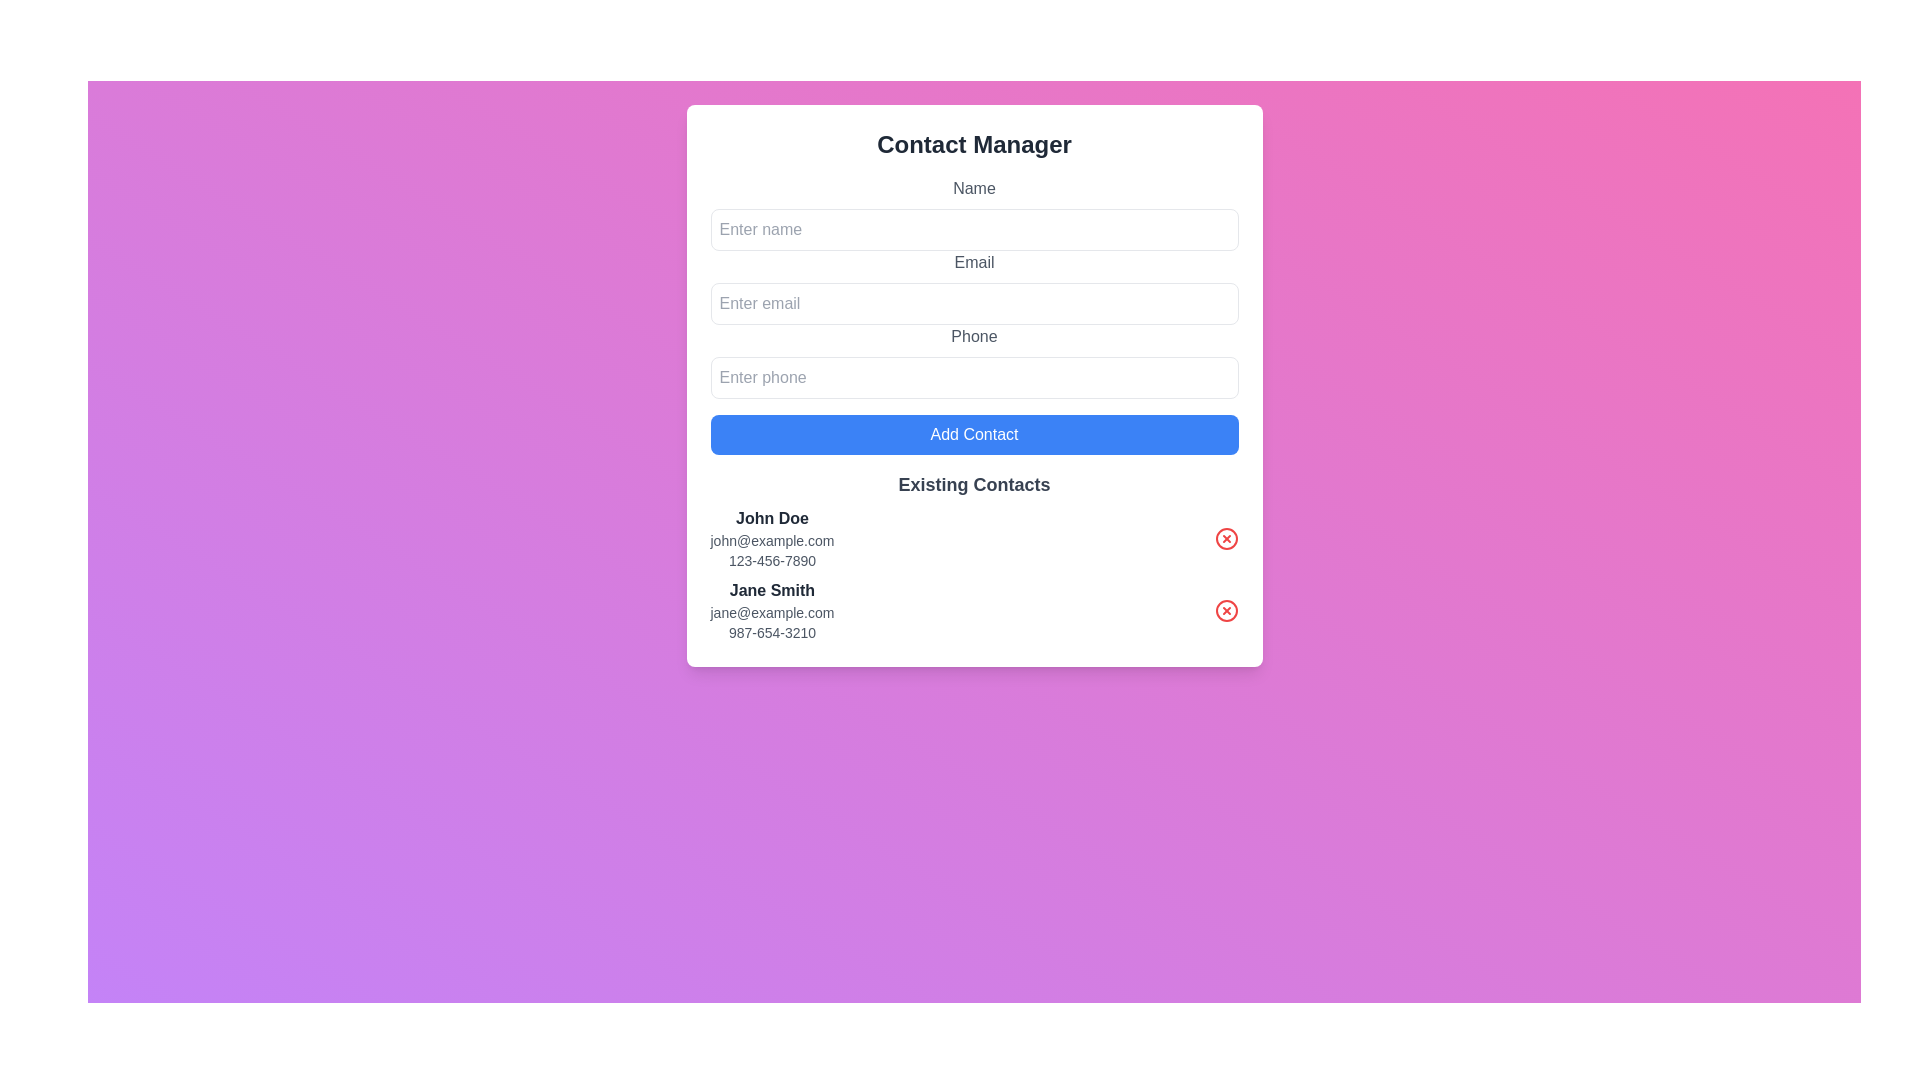 Image resolution: width=1920 pixels, height=1080 pixels. Describe the element at coordinates (771, 560) in the screenshot. I see `the static text label displaying the phone number for the contact 'John Doe' in the 'Existing Contacts' section` at that location.